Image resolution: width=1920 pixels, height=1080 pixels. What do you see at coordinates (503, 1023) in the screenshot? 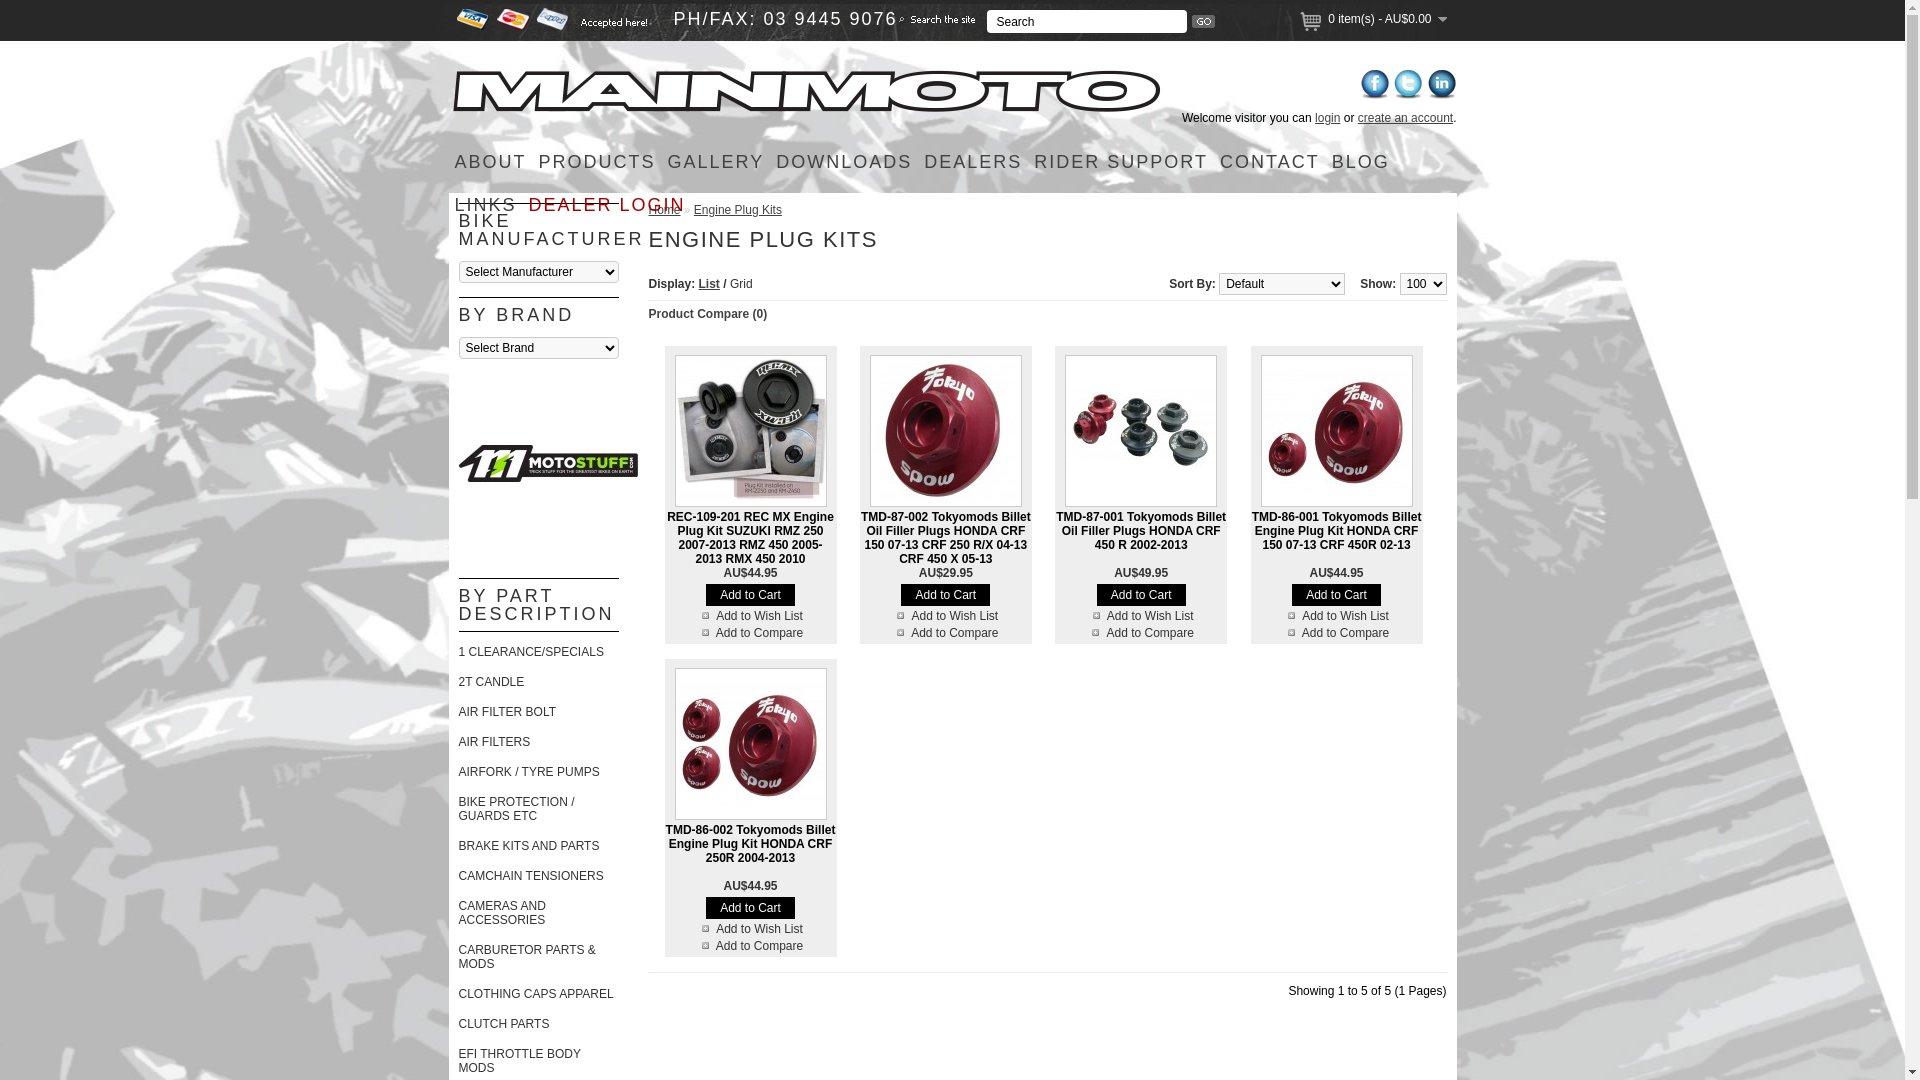
I see `'CLUTCH PARTS'` at bounding box center [503, 1023].